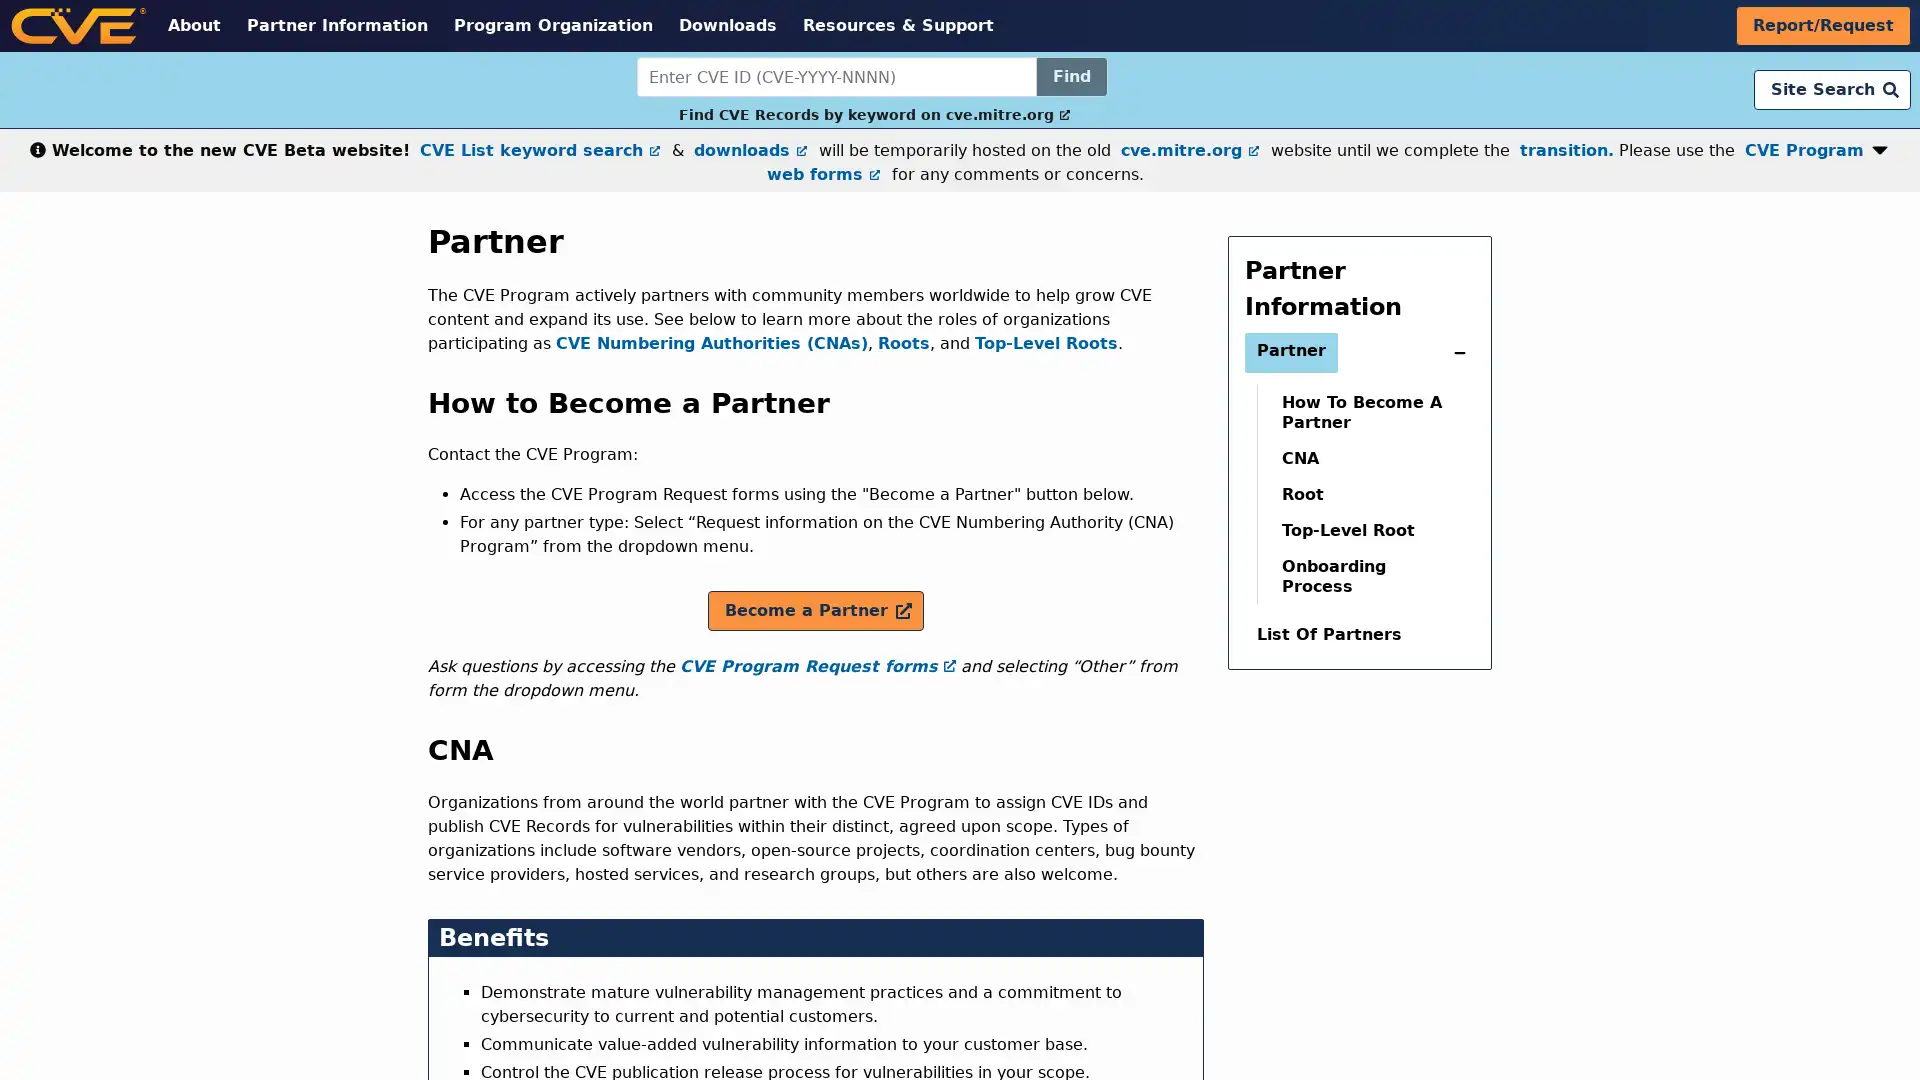 The image size is (1920, 1080). I want to click on expand, so click(1454, 352).